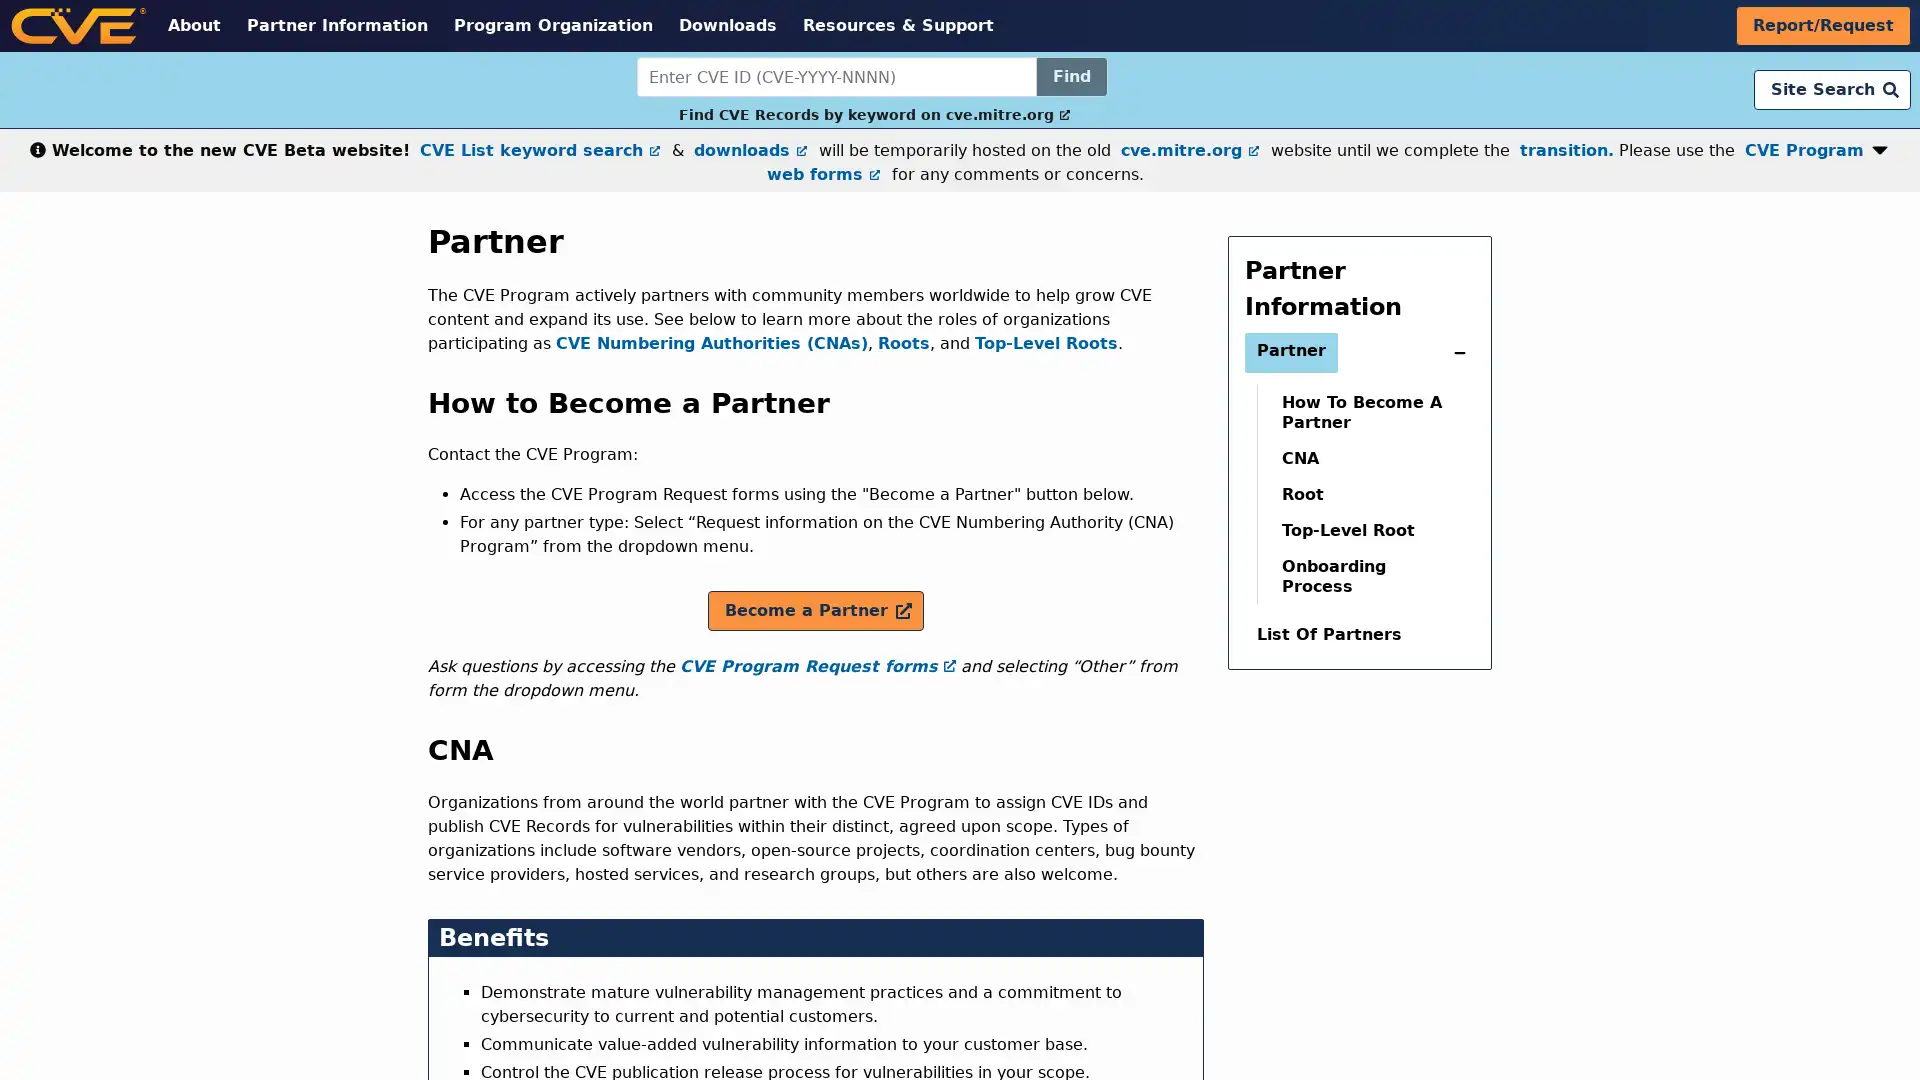 The image size is (1920, 1080). I want to click on expand, so click(1454, 352).